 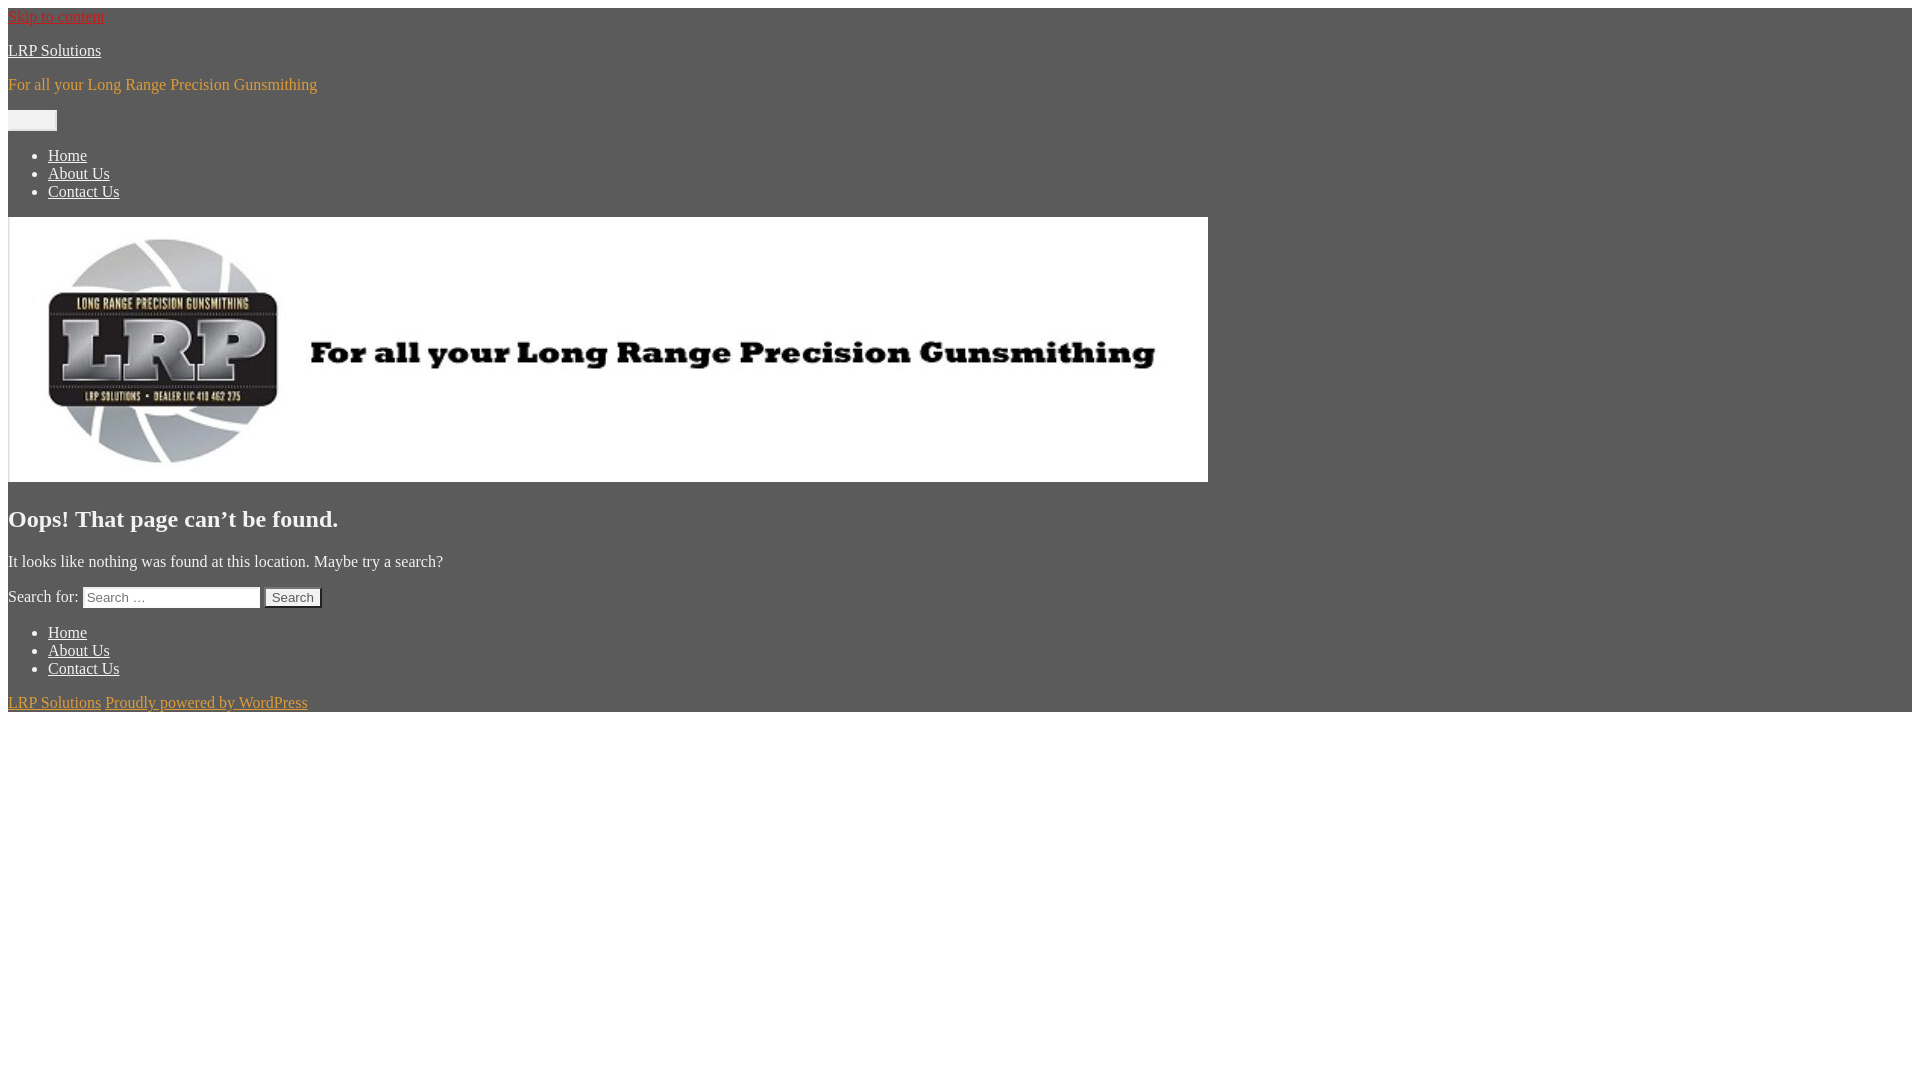 I want to click on 'LRP Solutions', so click(x=8, y=49).